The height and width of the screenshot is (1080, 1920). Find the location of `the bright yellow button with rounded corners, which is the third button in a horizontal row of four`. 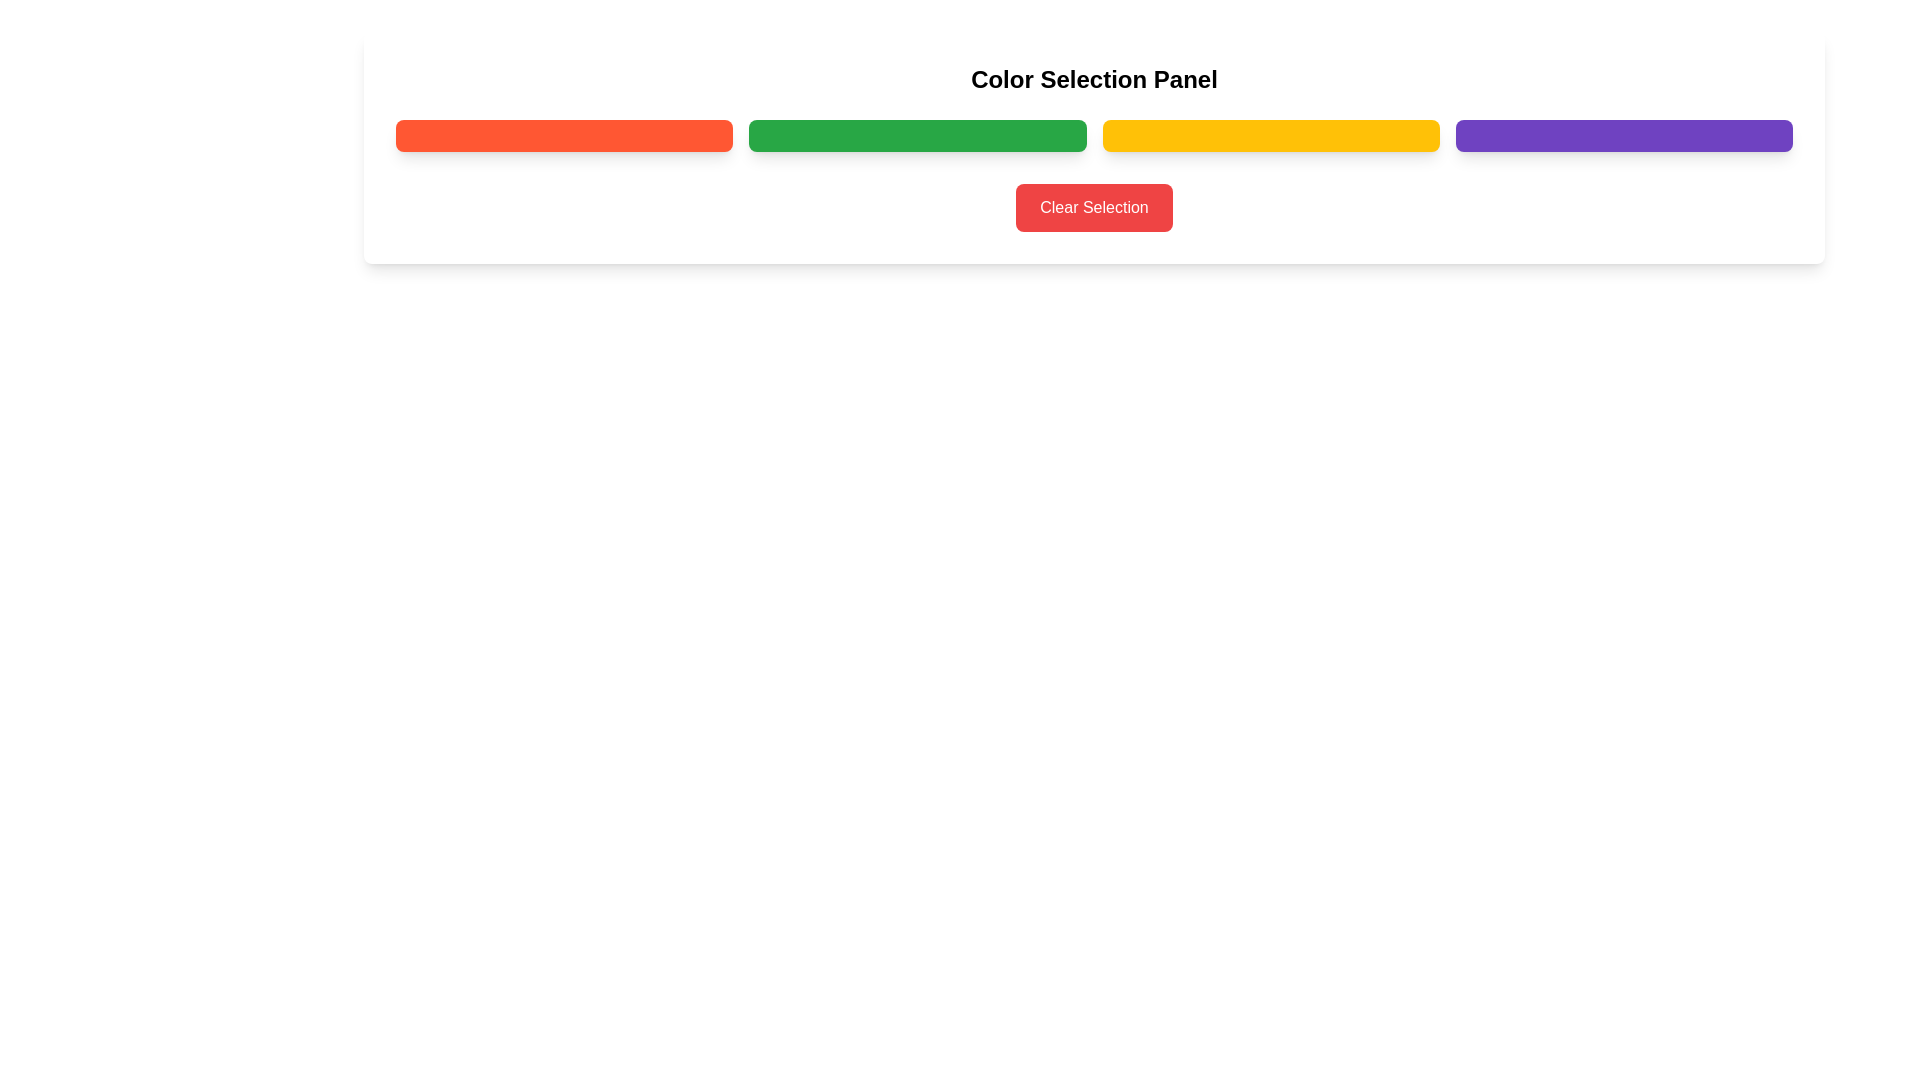

the bright yellow button with rounded corners, which is the third button in a horizontal row of four is located at coordinates (1270, 135).